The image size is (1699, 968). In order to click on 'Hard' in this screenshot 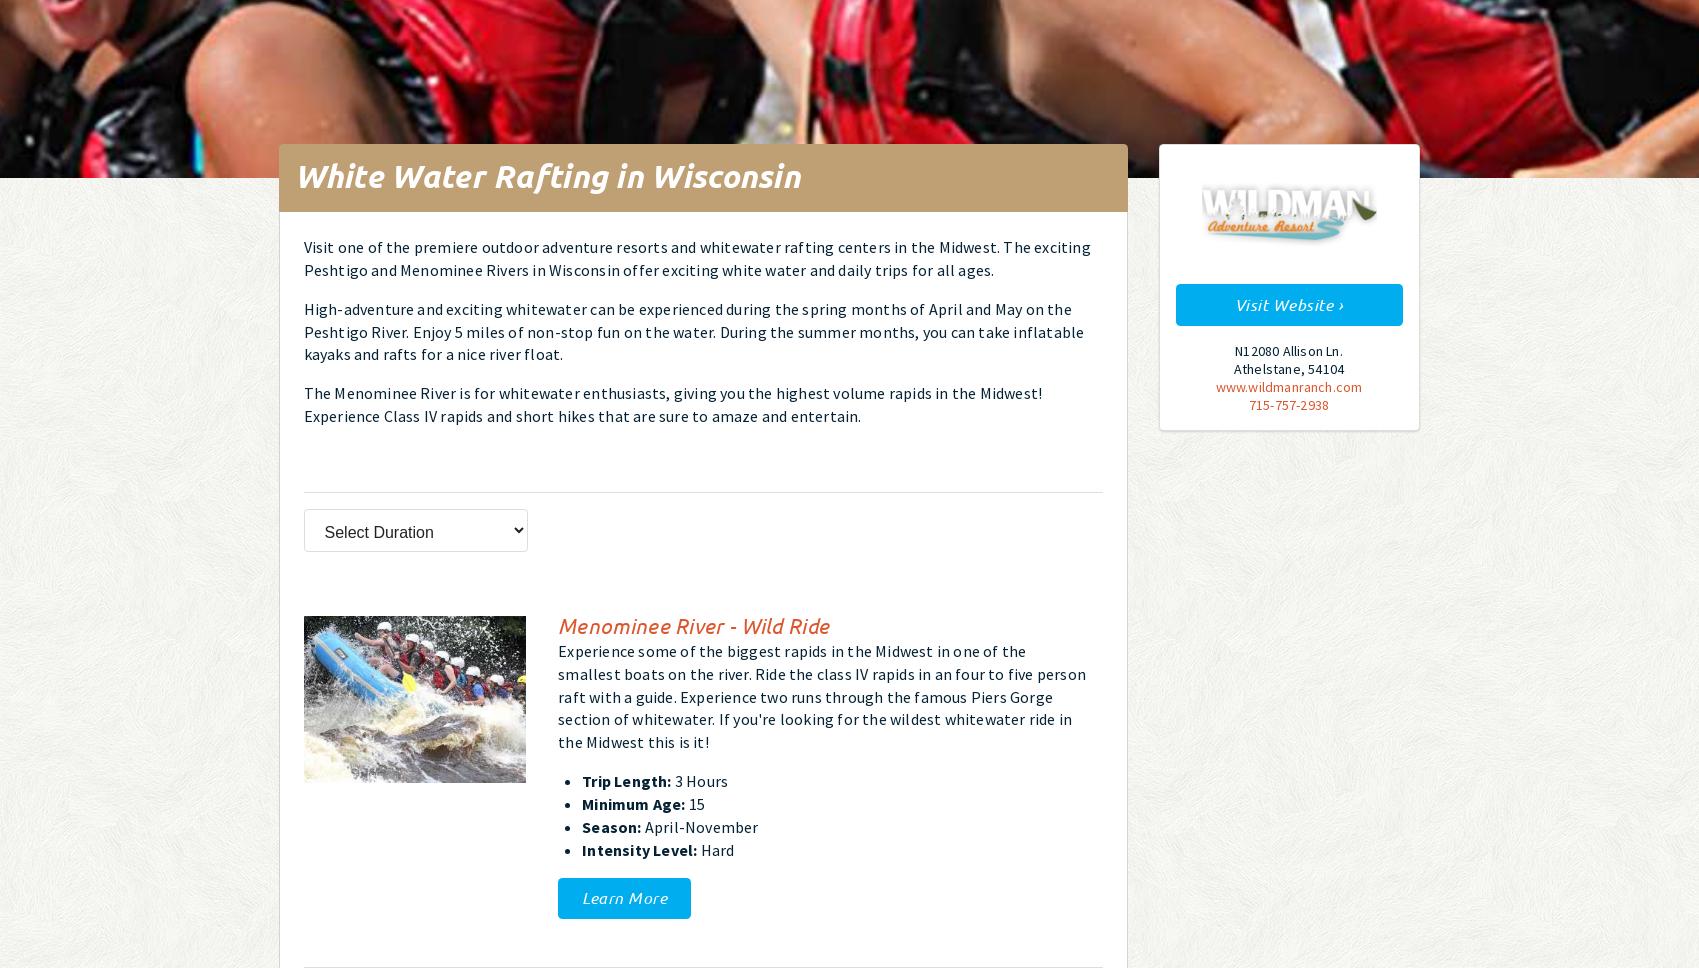, I will do `click(714, 848)`.